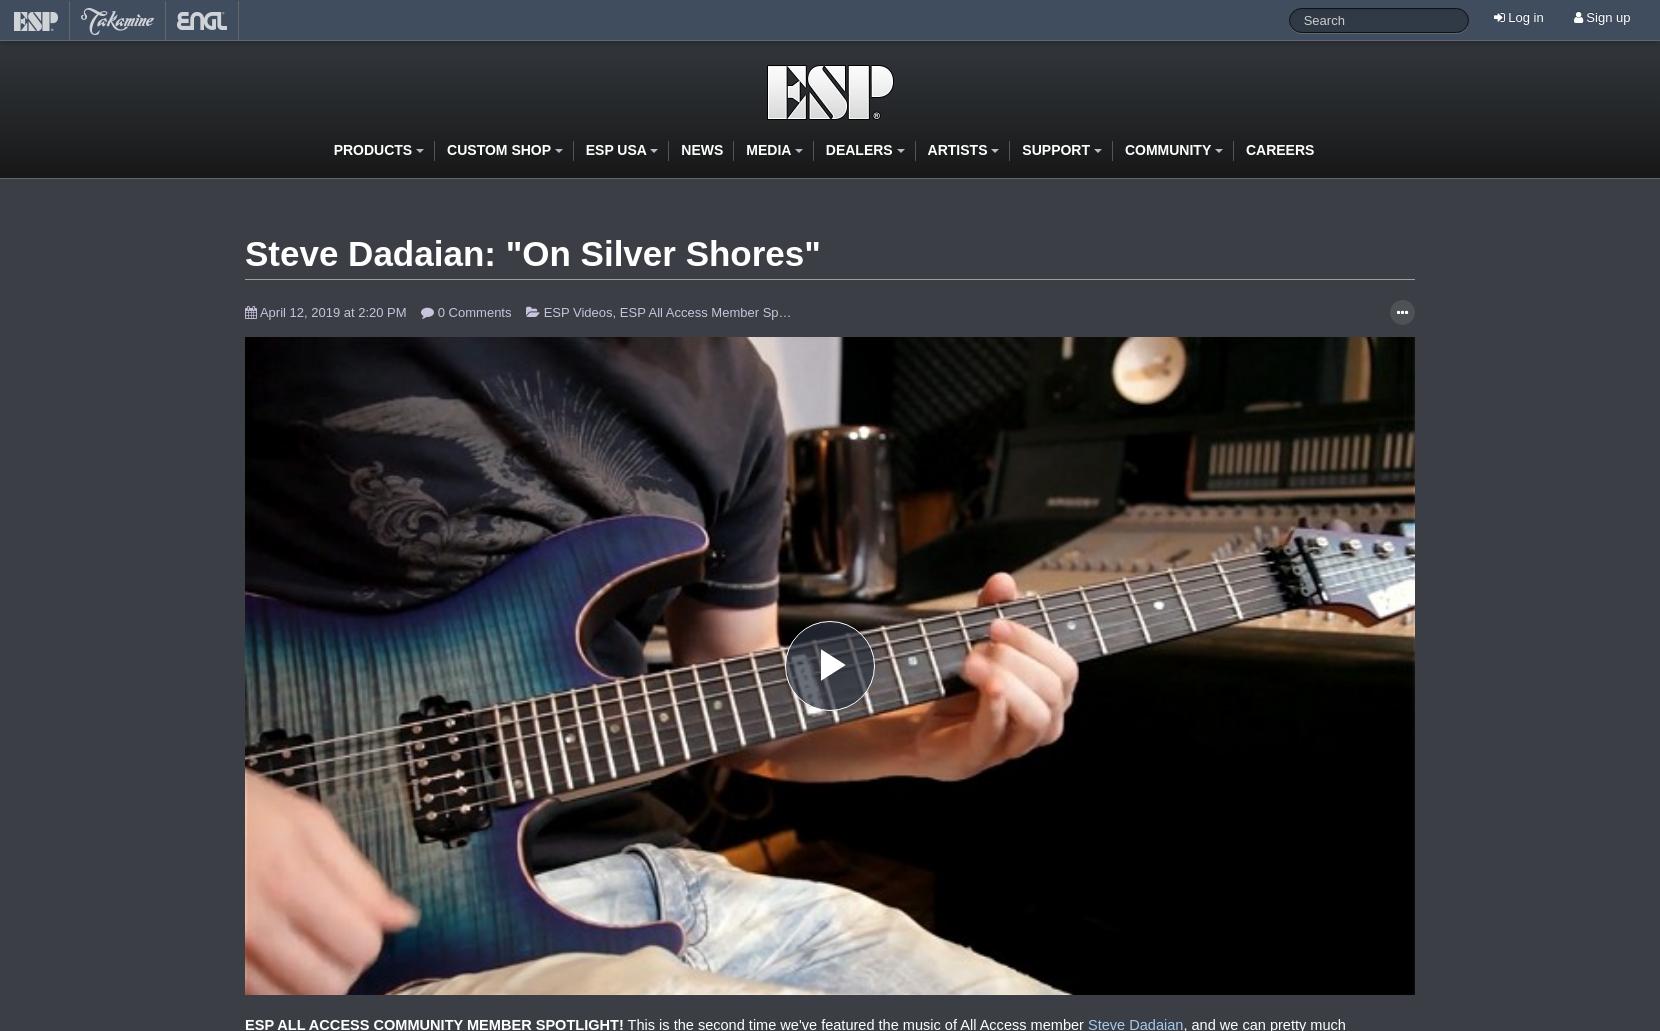  I want to click on 'Log in', so click(1524, 17).